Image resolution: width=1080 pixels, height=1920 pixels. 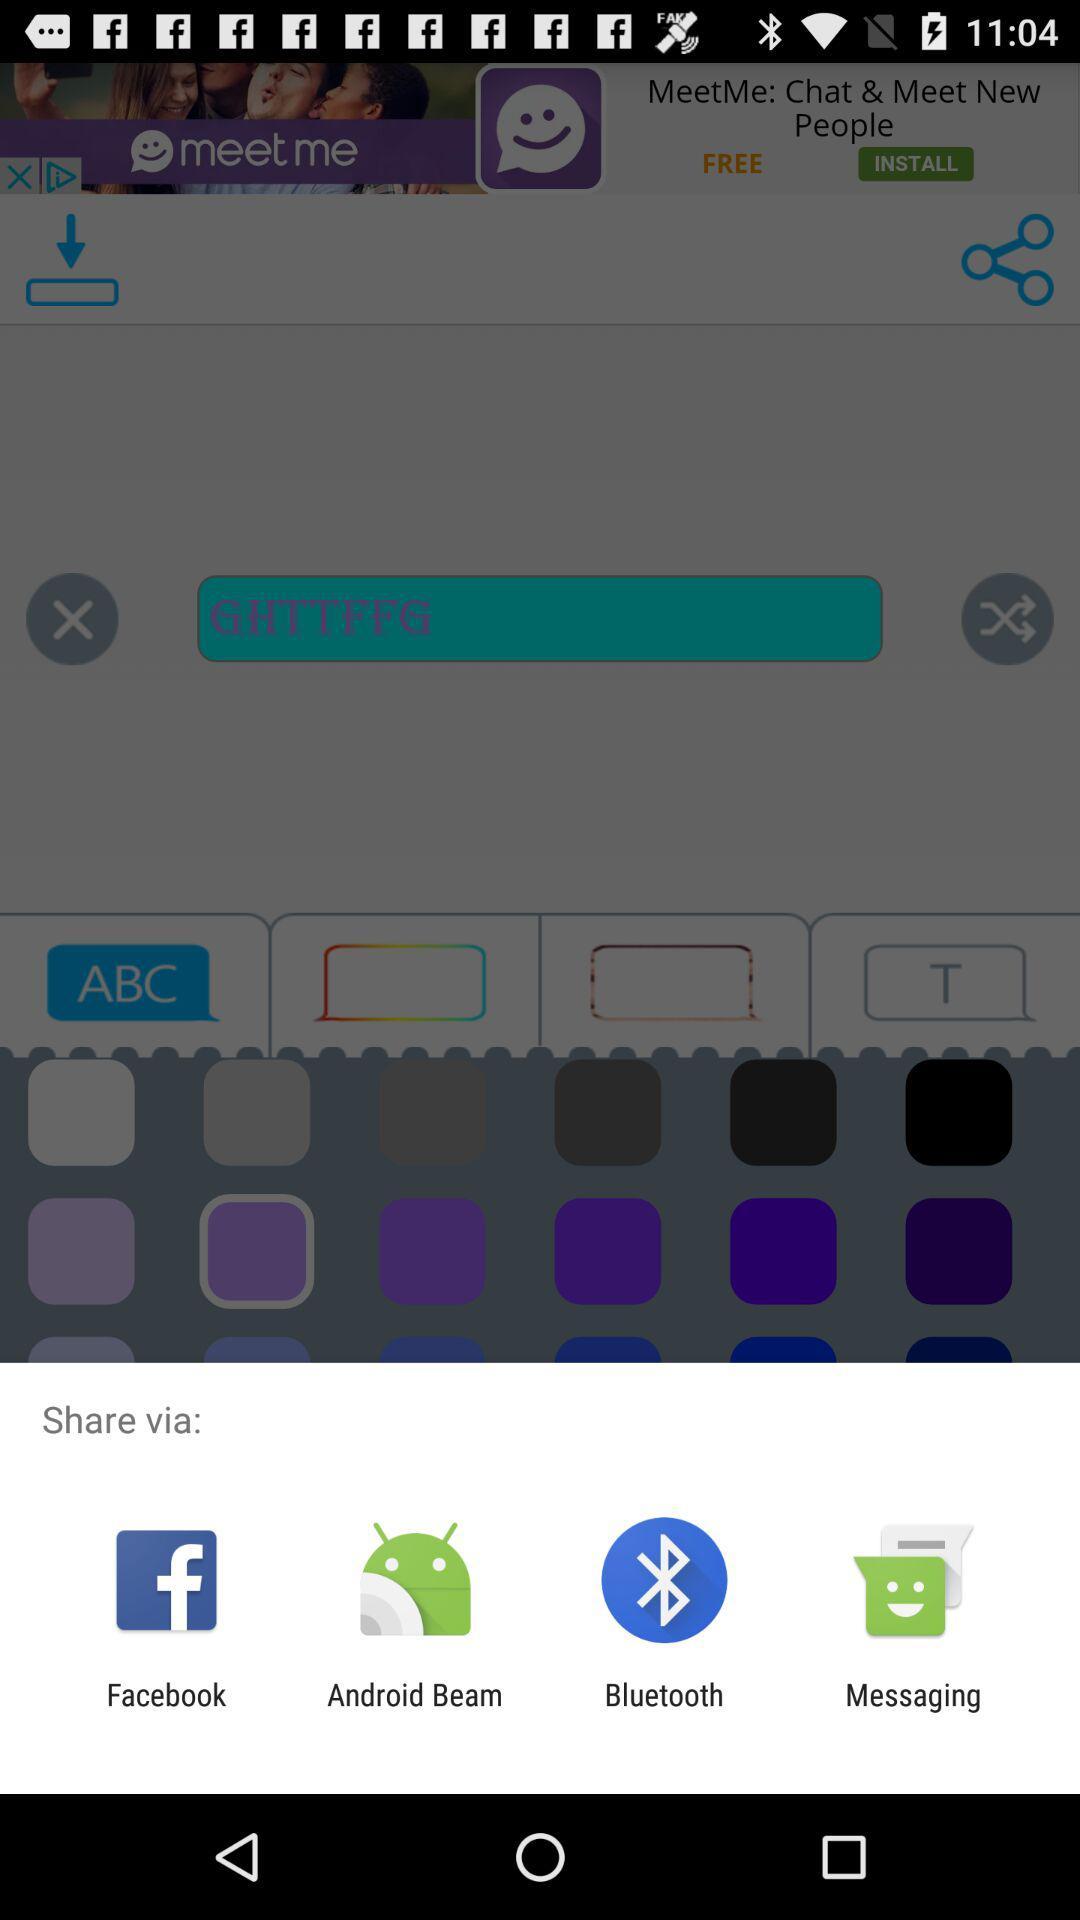 What do you see at coordinates (913, 1711) in the screenshot?
I see `messaging app` at bounding box center [913, 1711].